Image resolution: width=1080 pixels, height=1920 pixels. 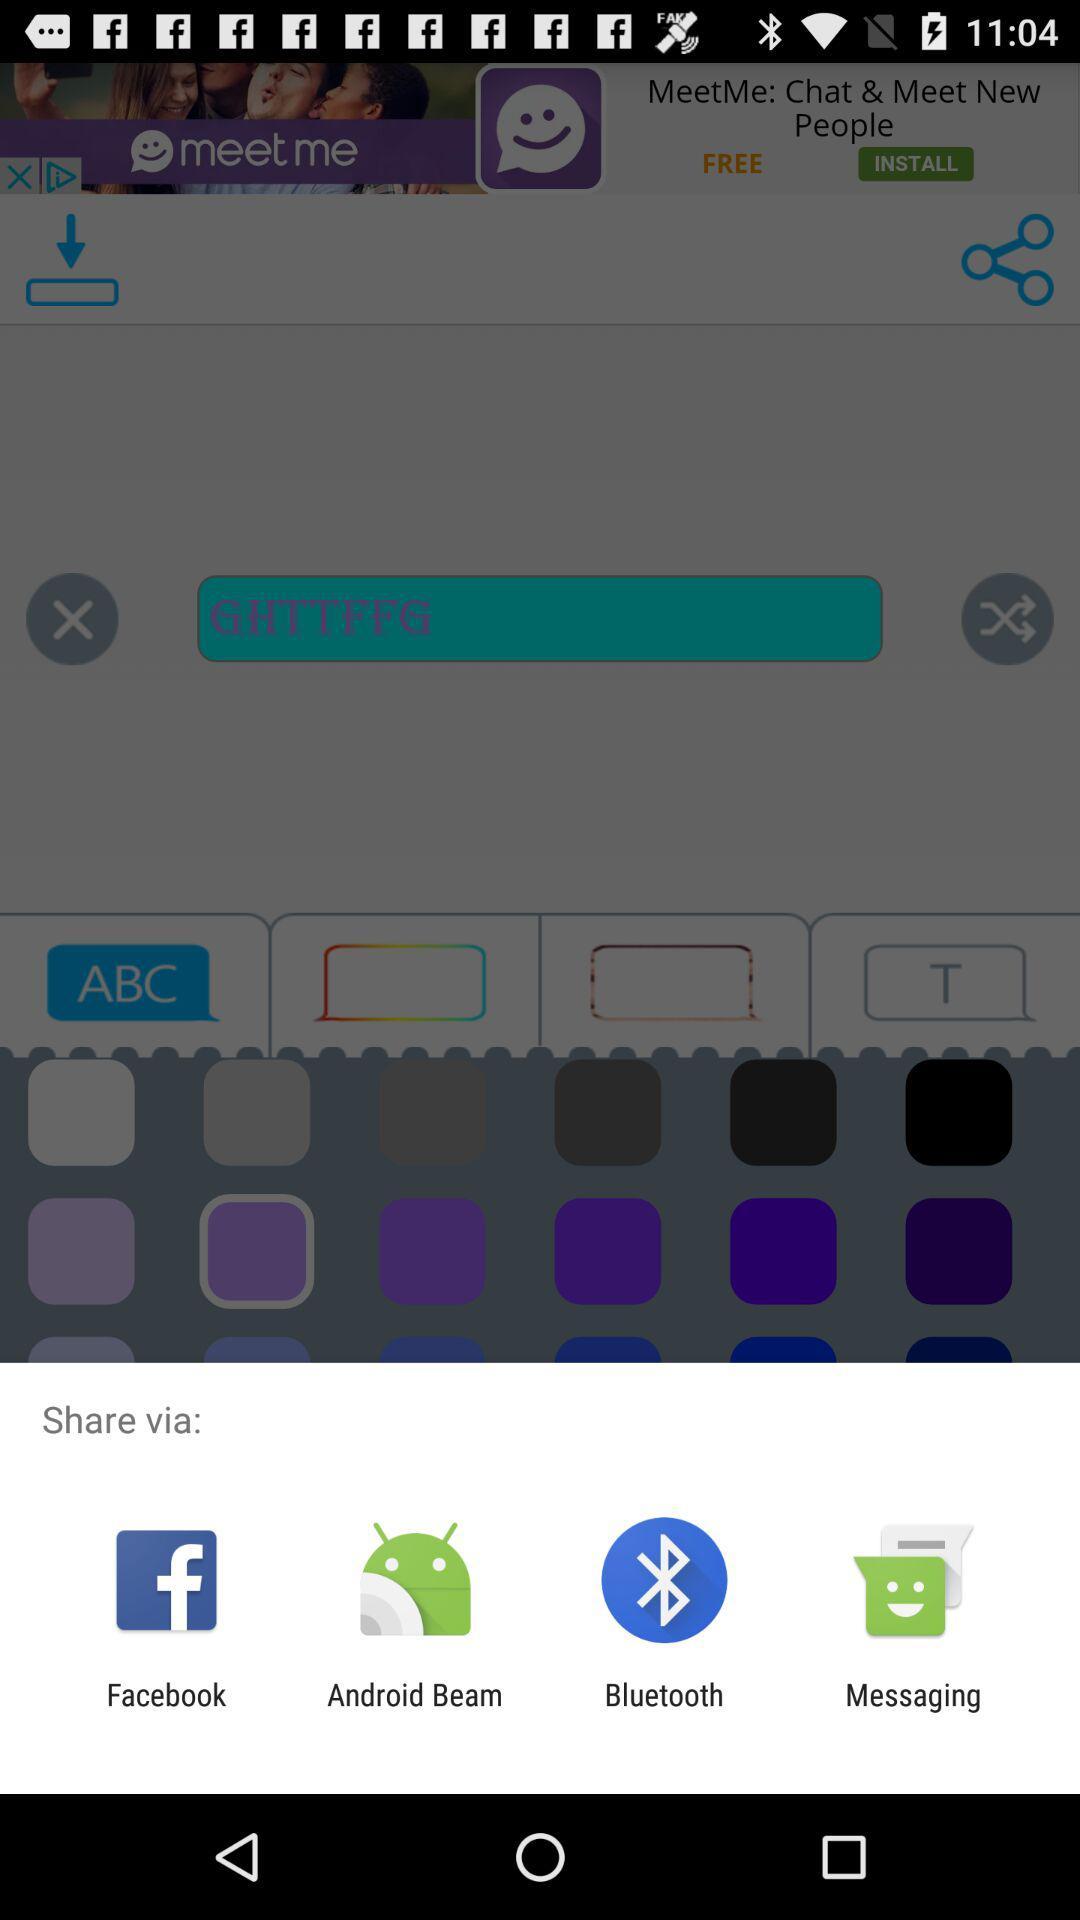 What do you see at coordinates (913, 1711) in the screenshot?
I see `messaging app` at bounding box center [913, 1711].